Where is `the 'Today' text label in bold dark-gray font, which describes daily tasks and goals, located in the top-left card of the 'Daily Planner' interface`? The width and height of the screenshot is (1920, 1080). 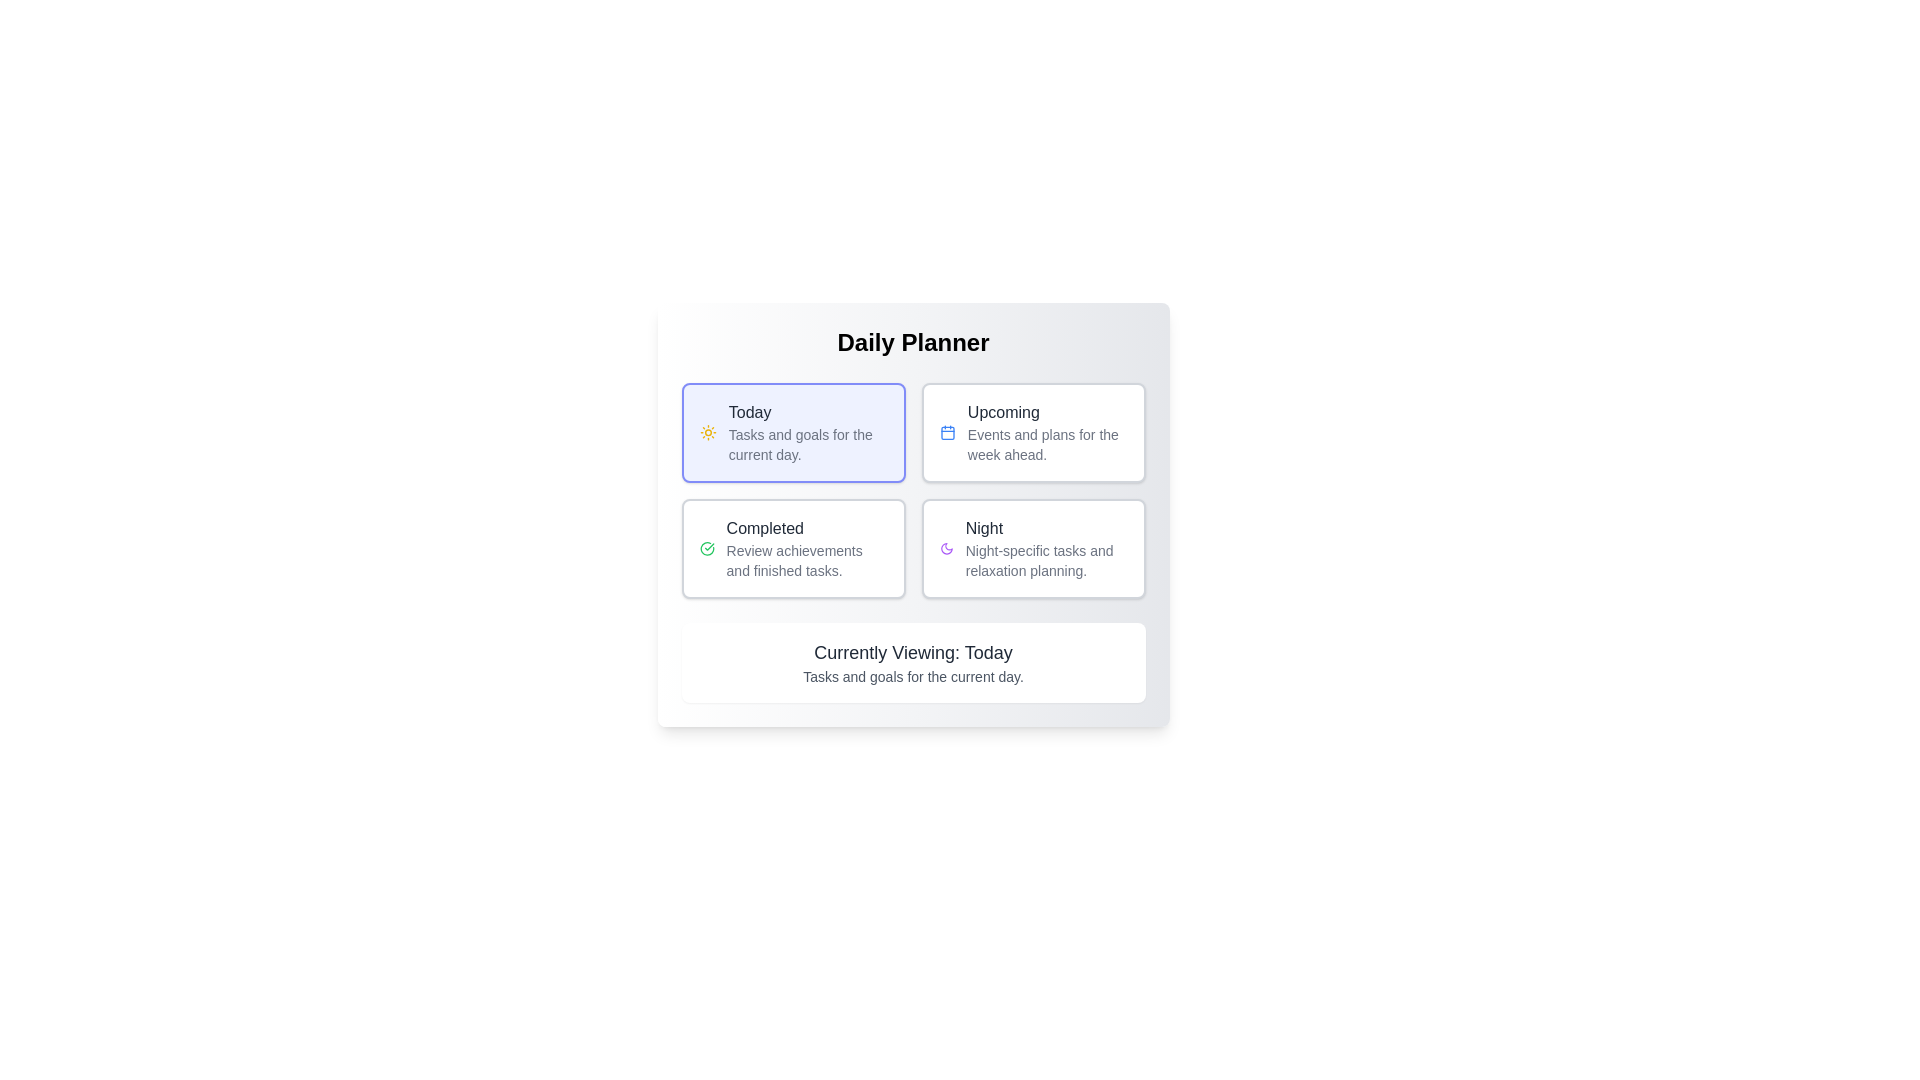
the 'Today' text label in bold dark-gray font, which describes daily tasks and goals, located in the top-left card of the 'Daily Planner' interface is located at coordinates (808, 431).